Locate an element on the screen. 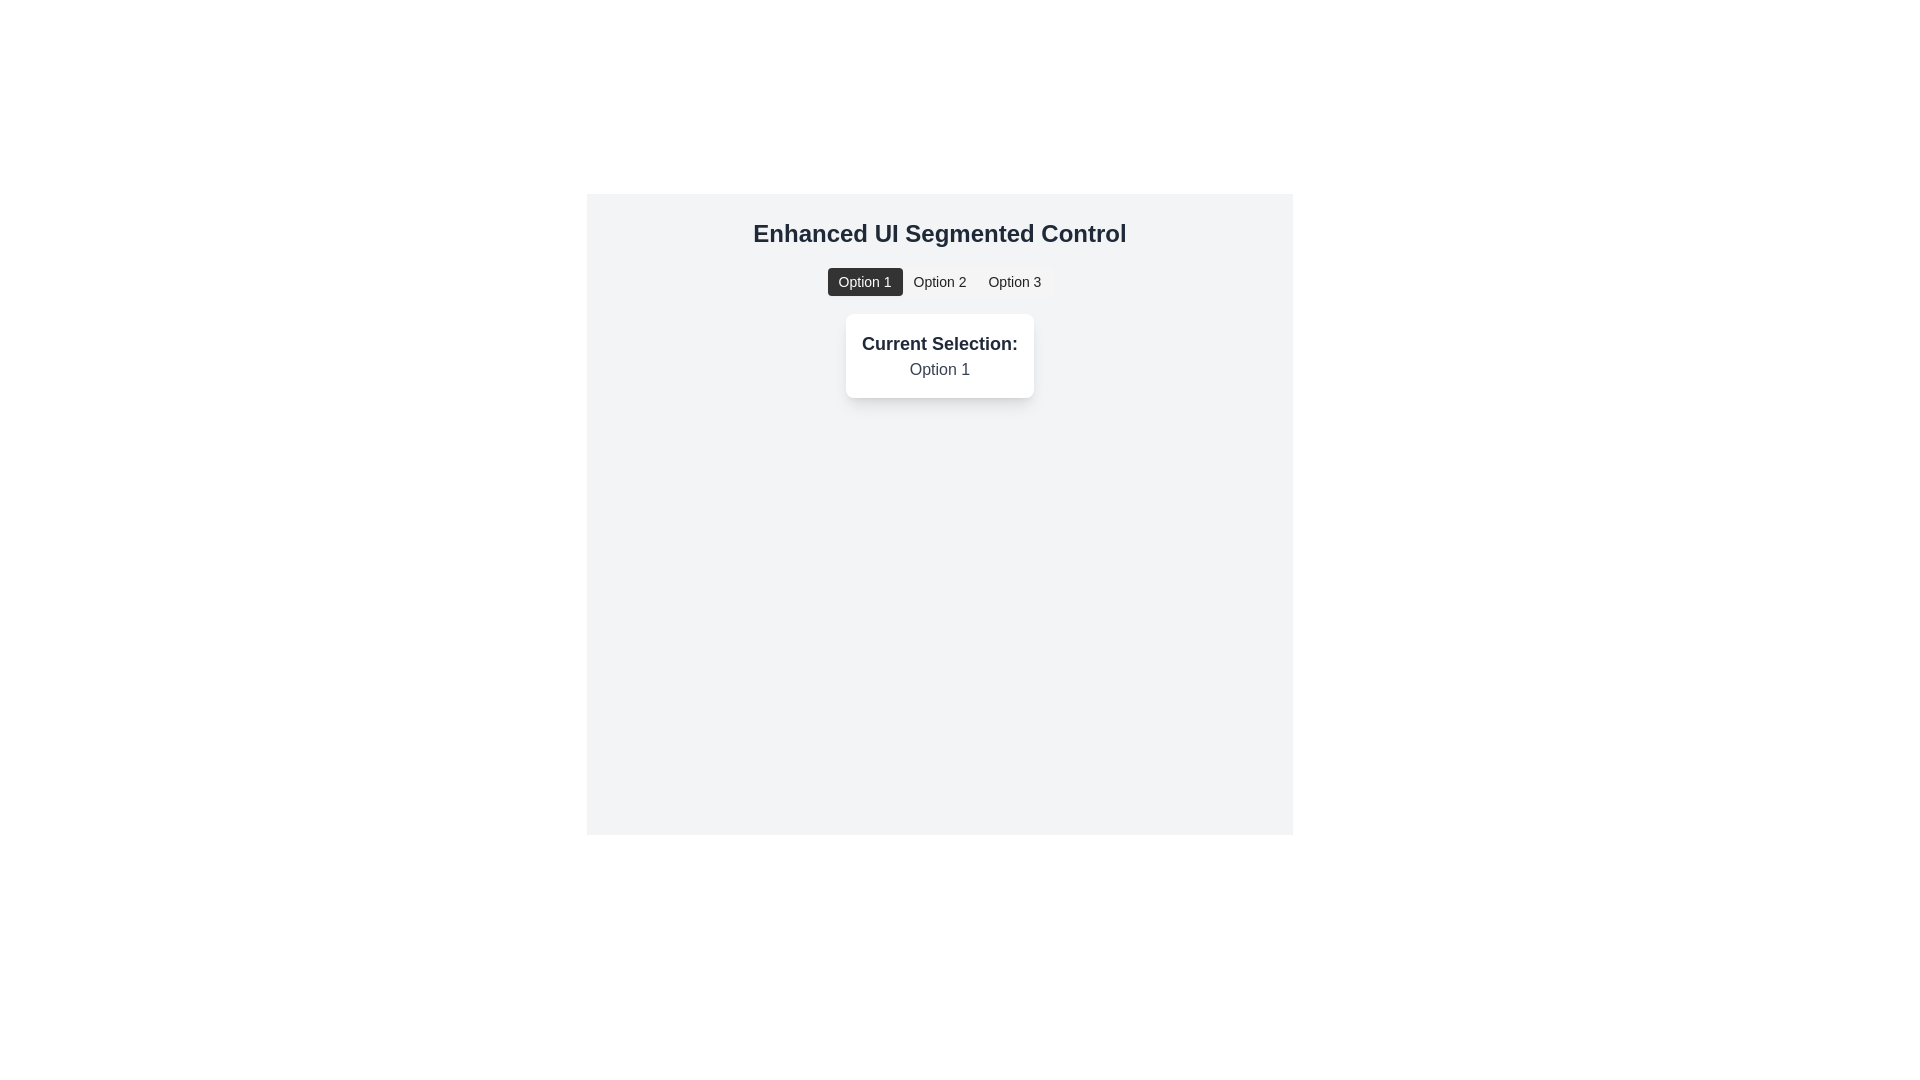  the segmented control option labeled 'Option 3' is located at coordinates (1014, 281).